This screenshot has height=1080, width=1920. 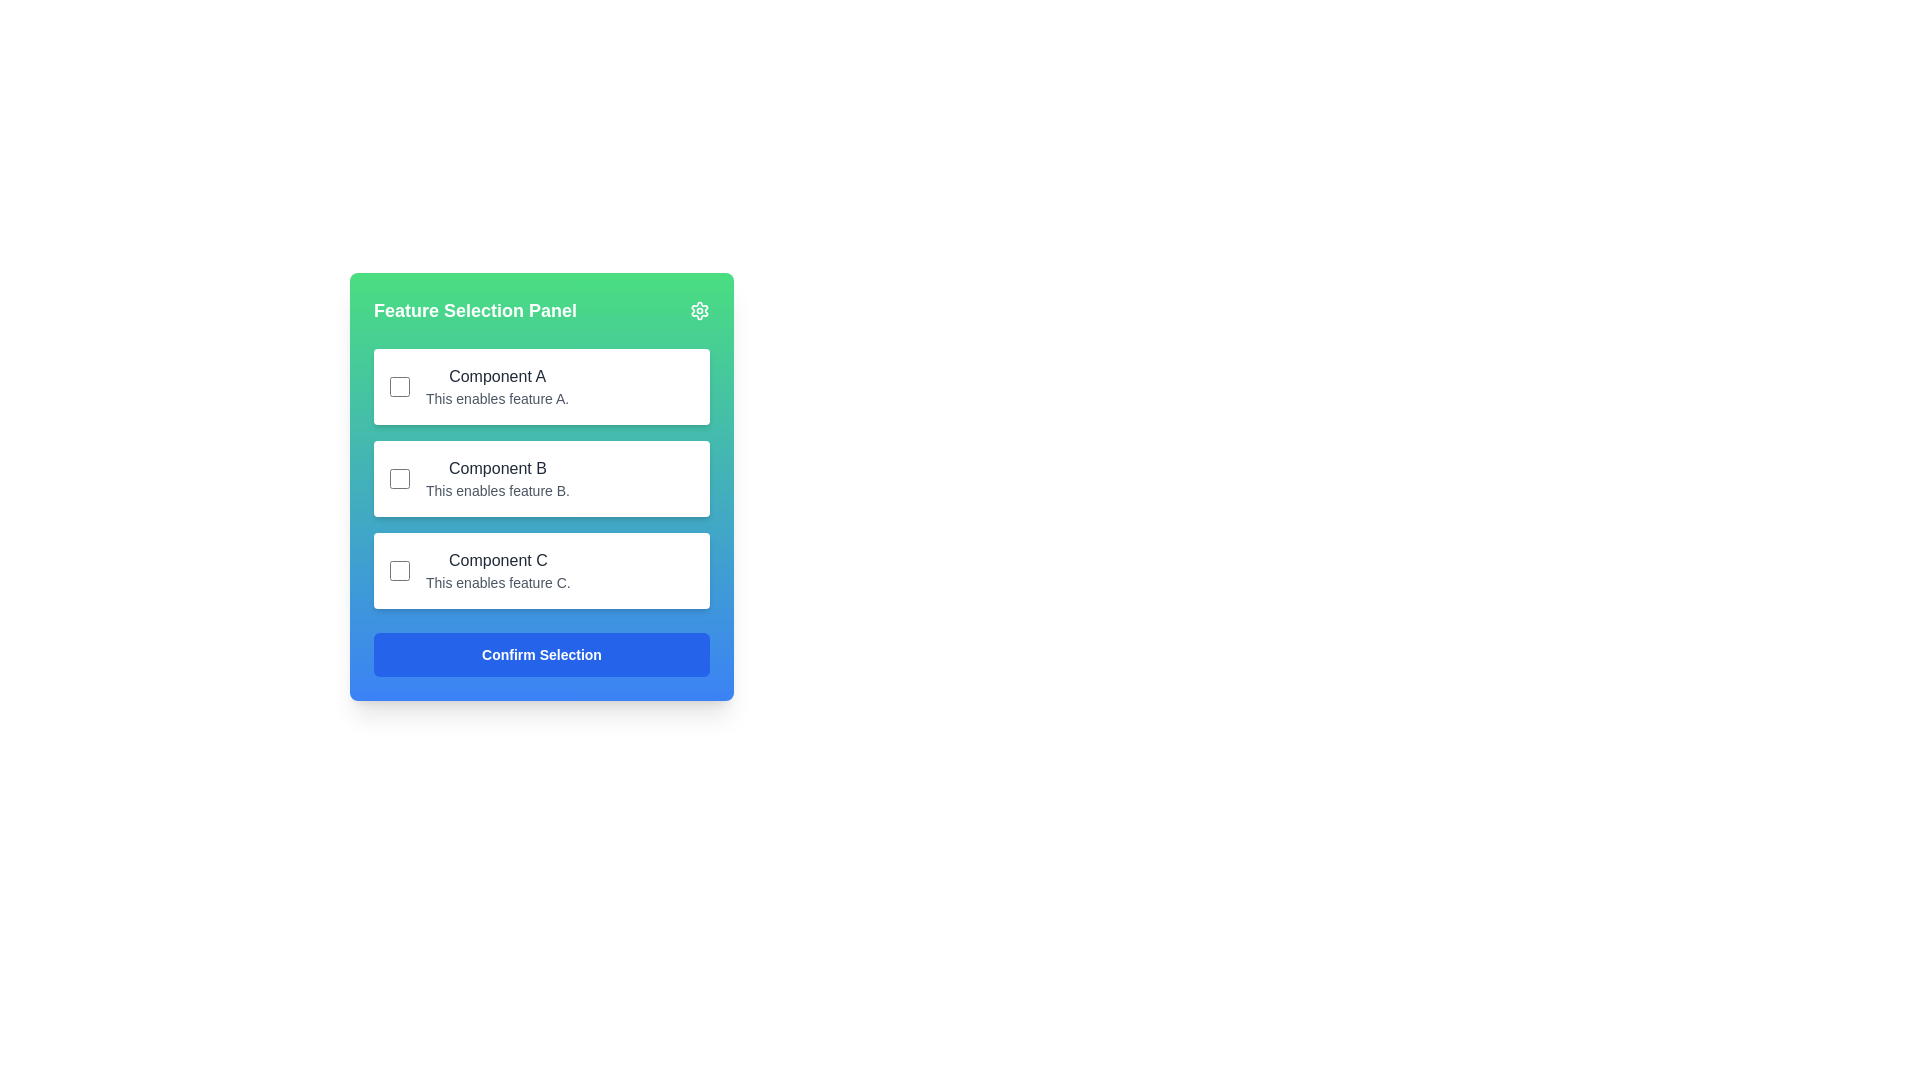 I want to click on the unselected checkbox with a white background and gray border located at the leftmost side of the 'Component C' row for additional information, so click(x=399, y=570).